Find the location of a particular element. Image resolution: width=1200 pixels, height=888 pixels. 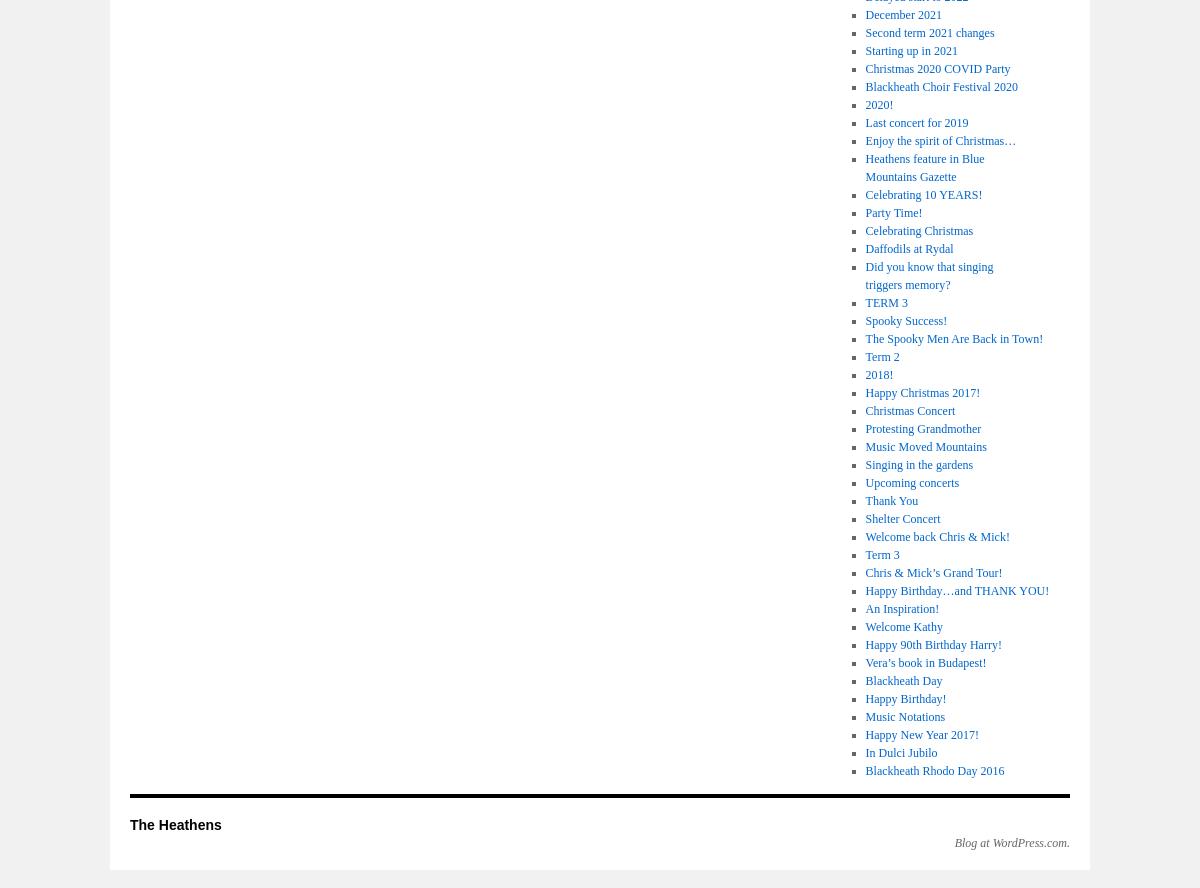

'An Inspiration!' is located at coordinates (902, 608).